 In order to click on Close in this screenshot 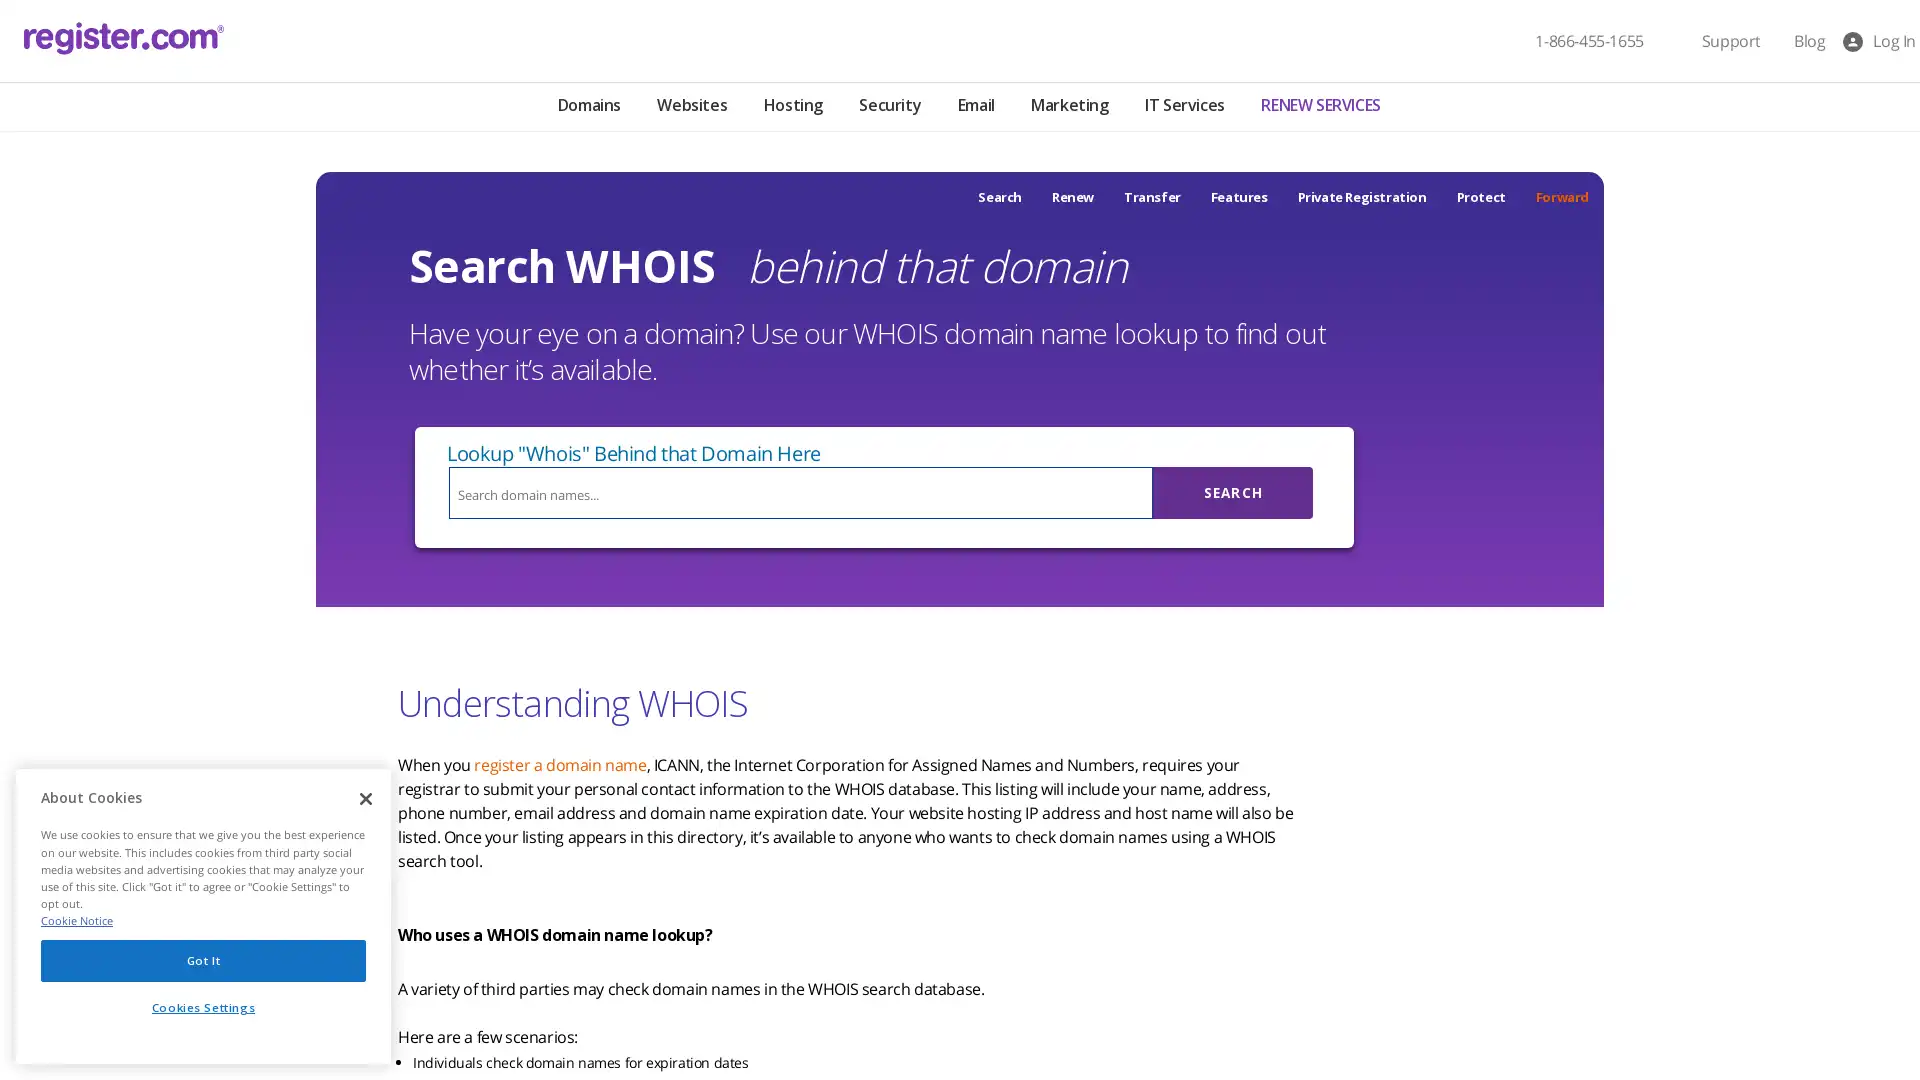, I will do `click(365, 804)`.